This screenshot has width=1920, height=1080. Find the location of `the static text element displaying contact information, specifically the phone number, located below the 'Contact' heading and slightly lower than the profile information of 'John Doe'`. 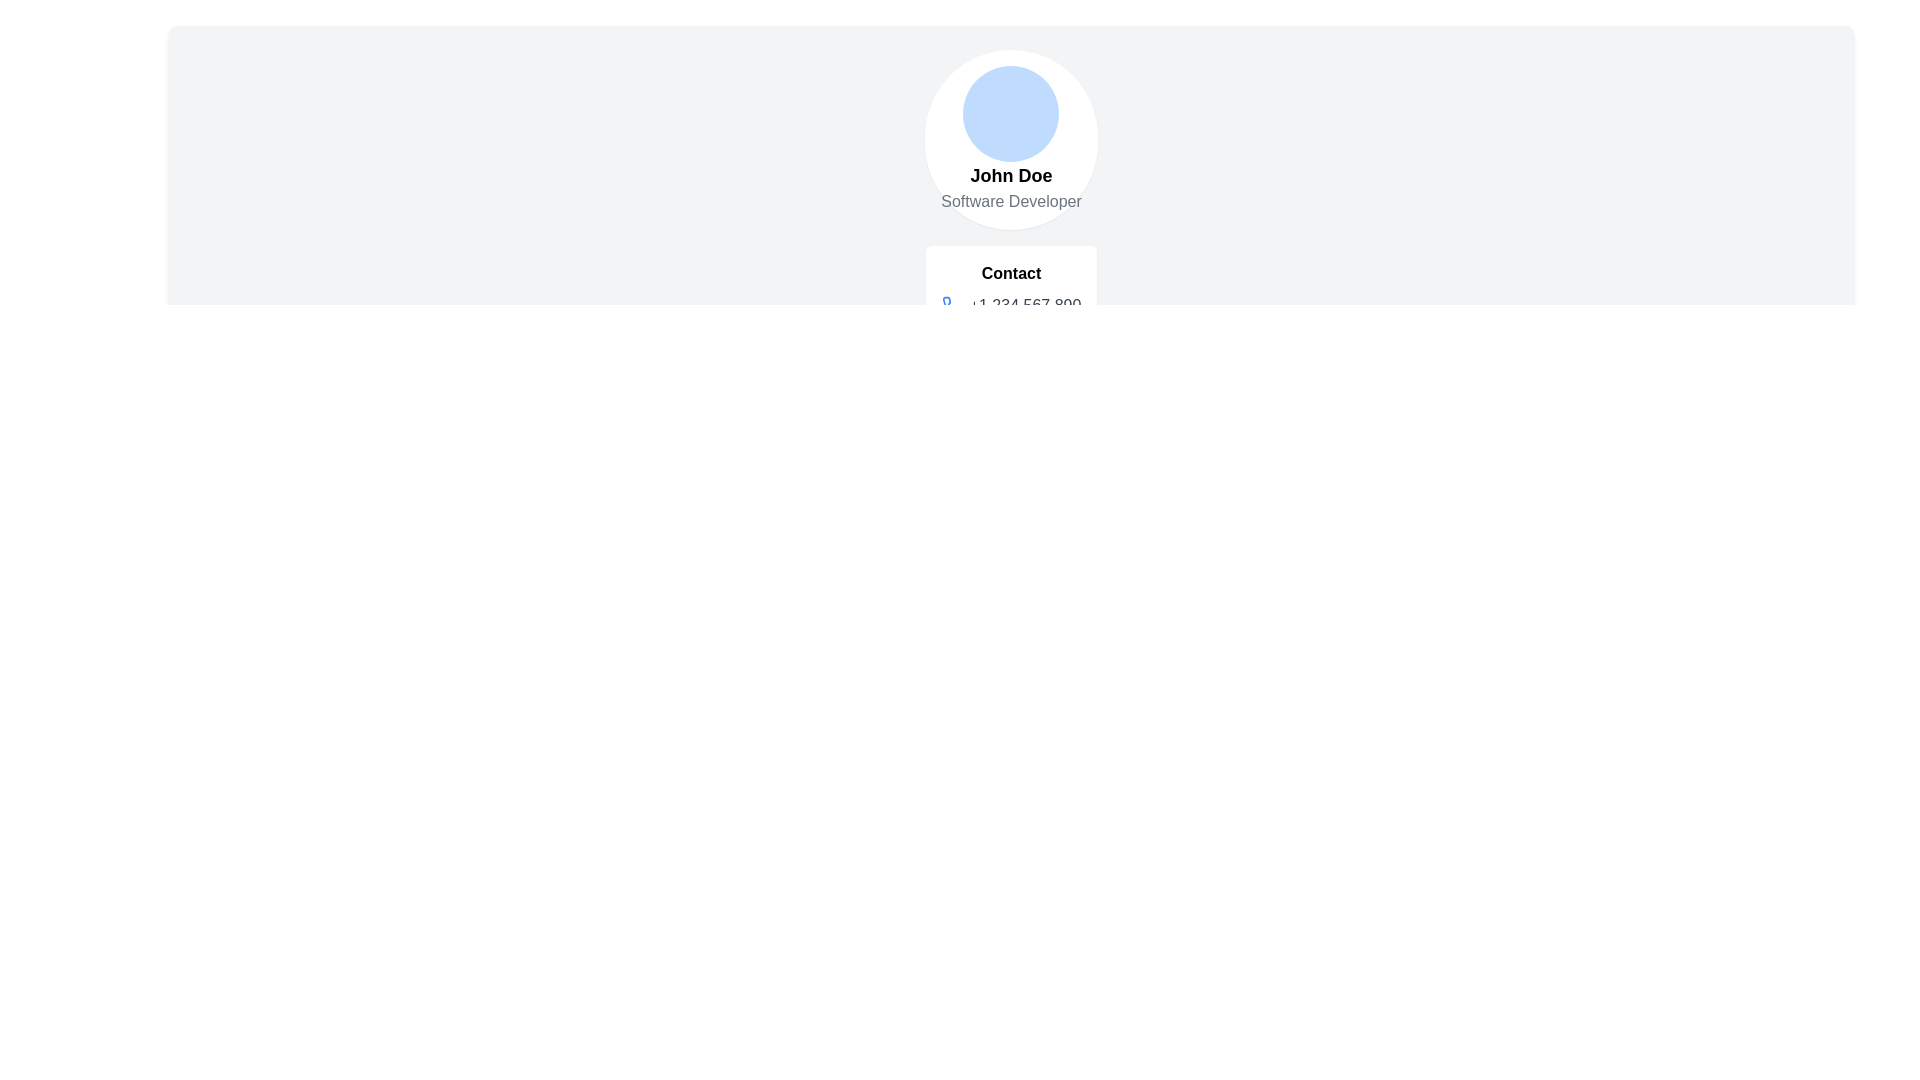

the static text element displaying contact information, specifically the phone number, located below the 'Contact' heading and slightly lower than the profile information of 'John Doe' is located at coordinates (1025, 305).